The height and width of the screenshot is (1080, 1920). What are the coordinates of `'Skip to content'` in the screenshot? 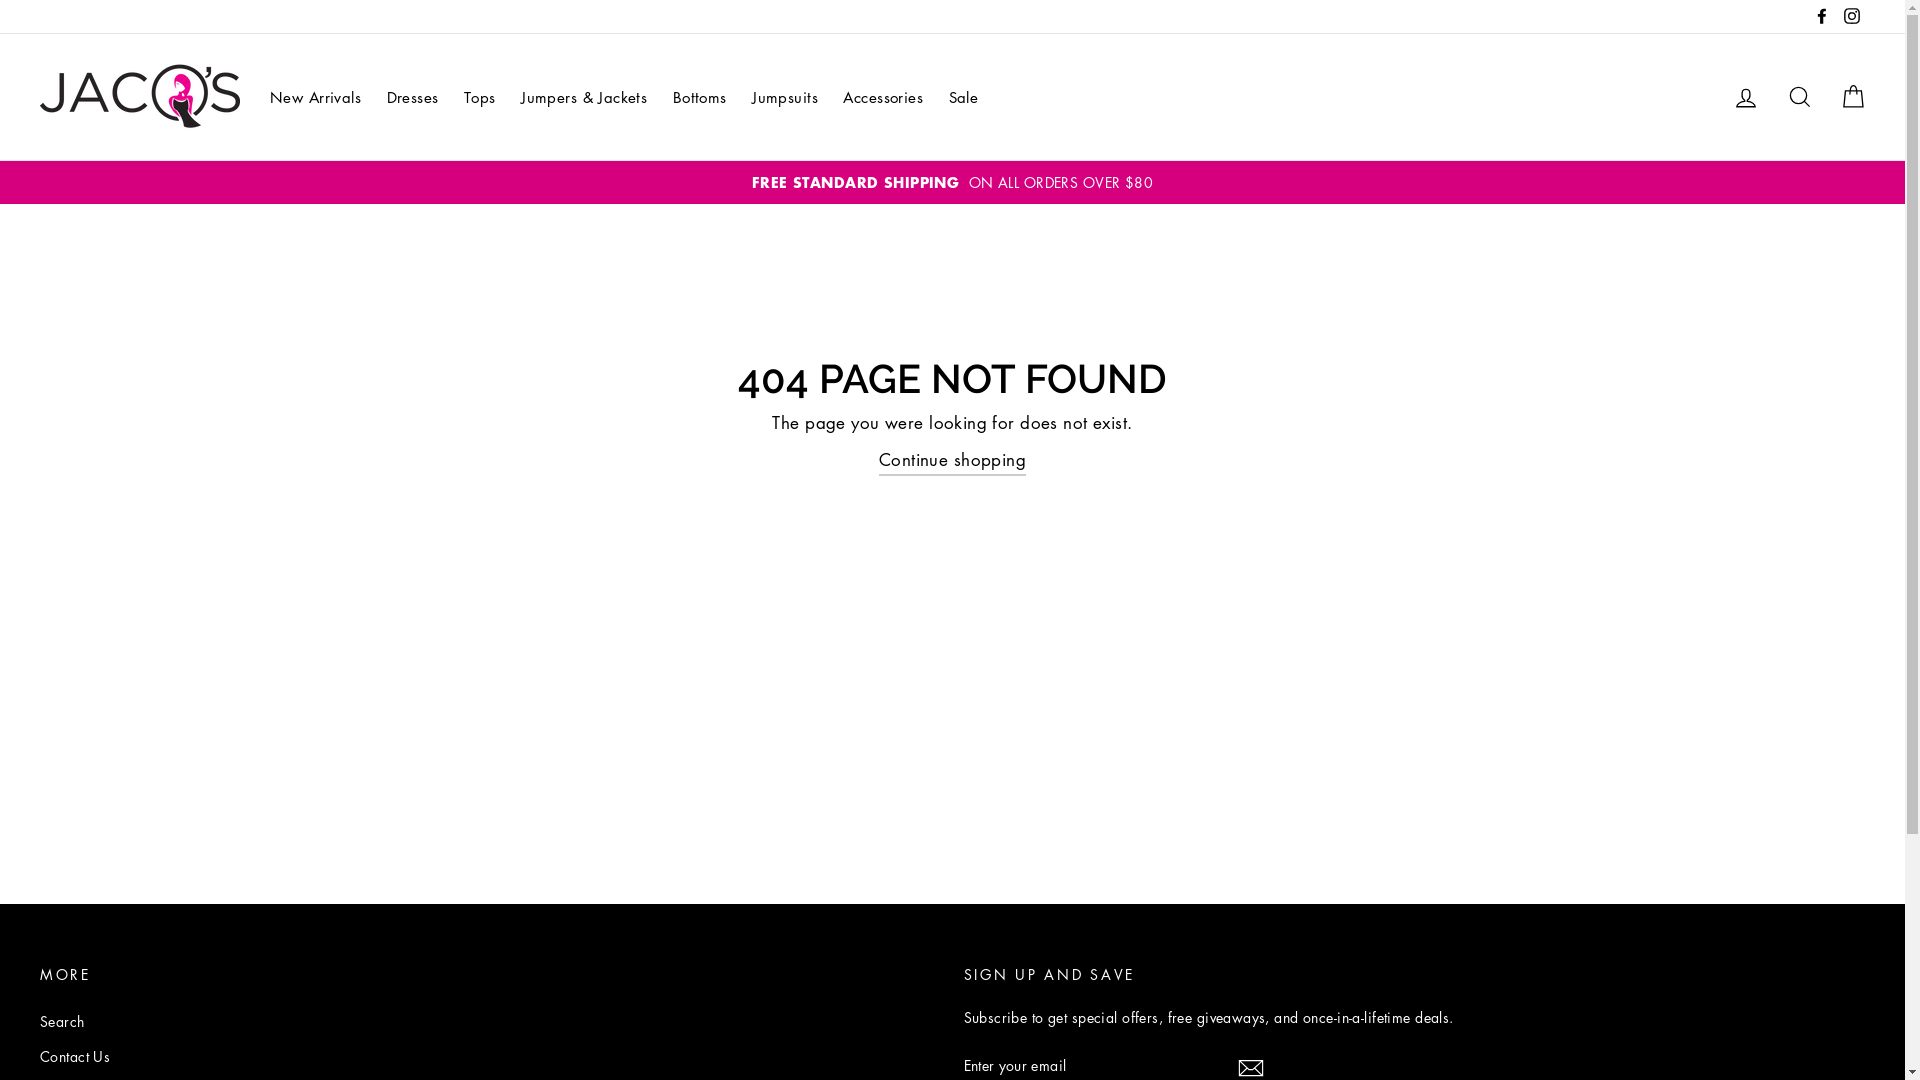 It's located at (0, 0).